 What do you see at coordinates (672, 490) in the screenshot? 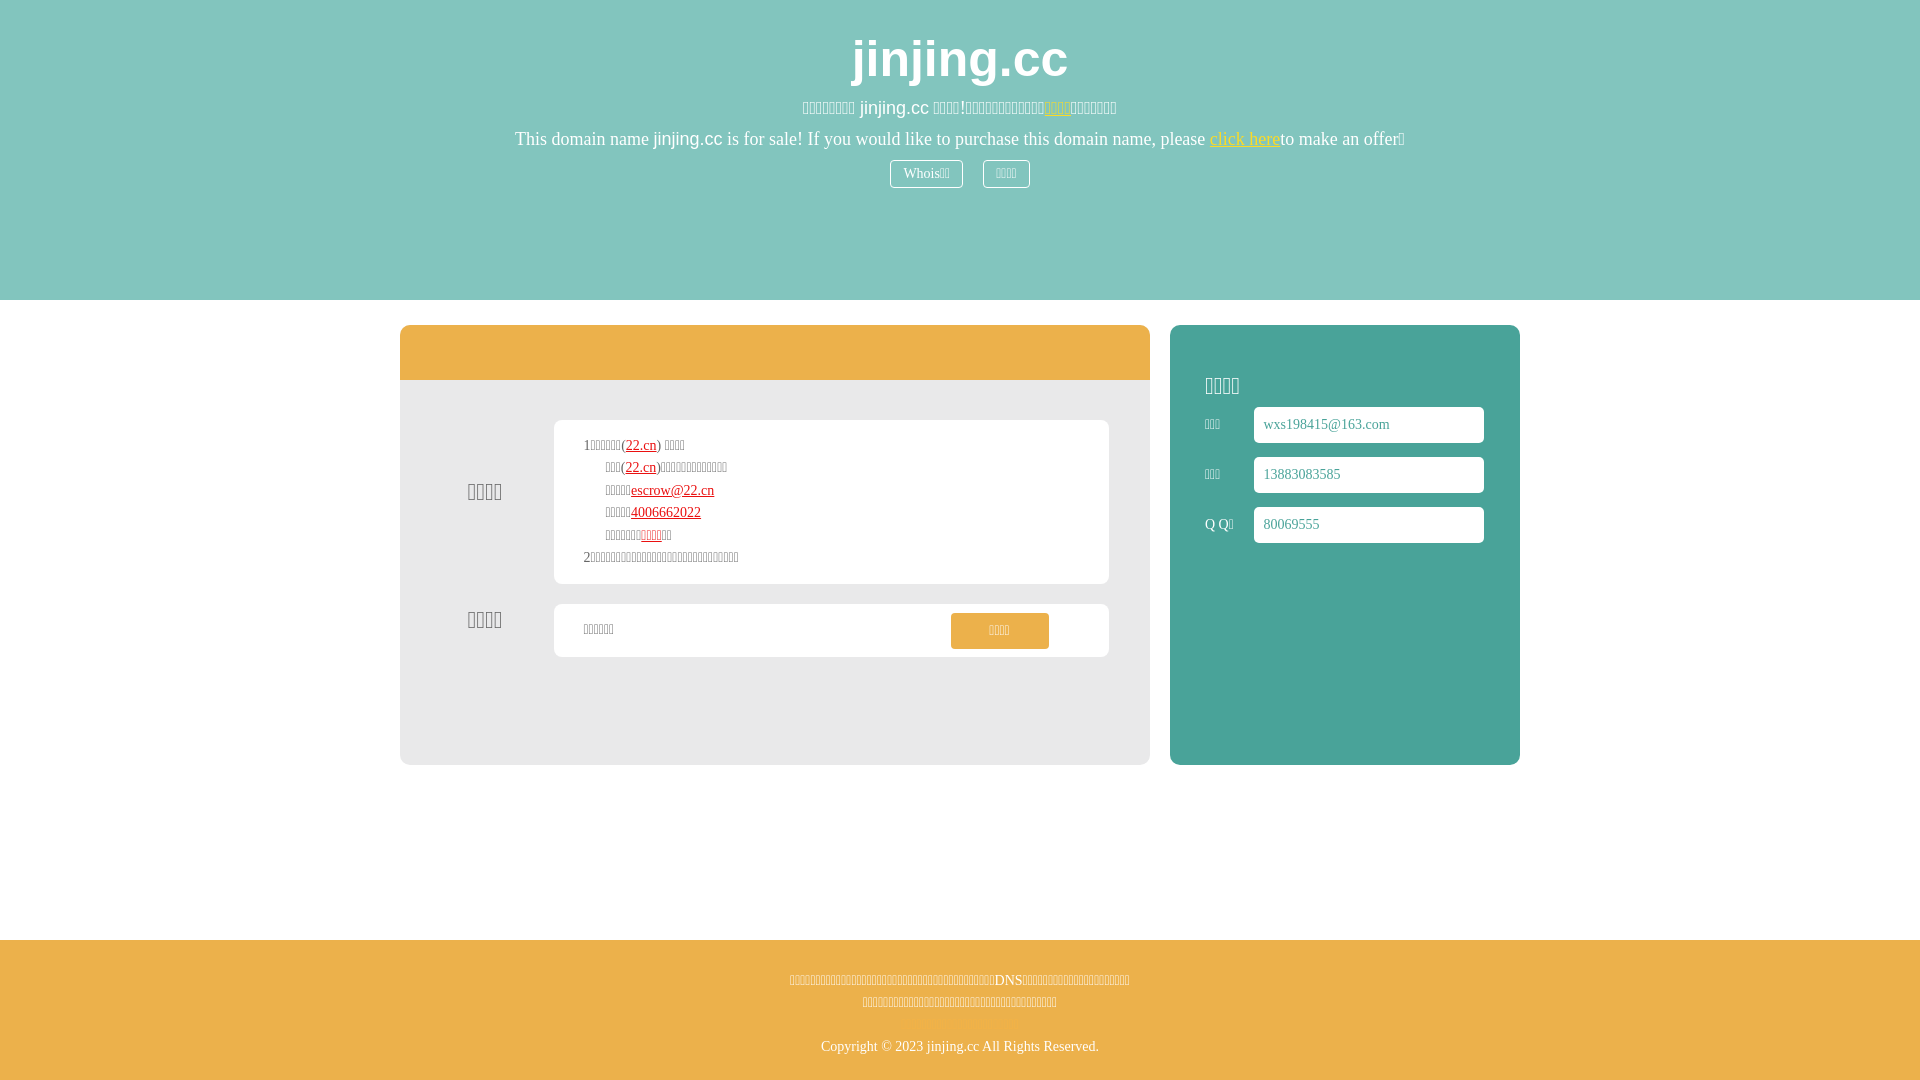
I see `'escrow@22.cn'` at bounding box center [672, 490].